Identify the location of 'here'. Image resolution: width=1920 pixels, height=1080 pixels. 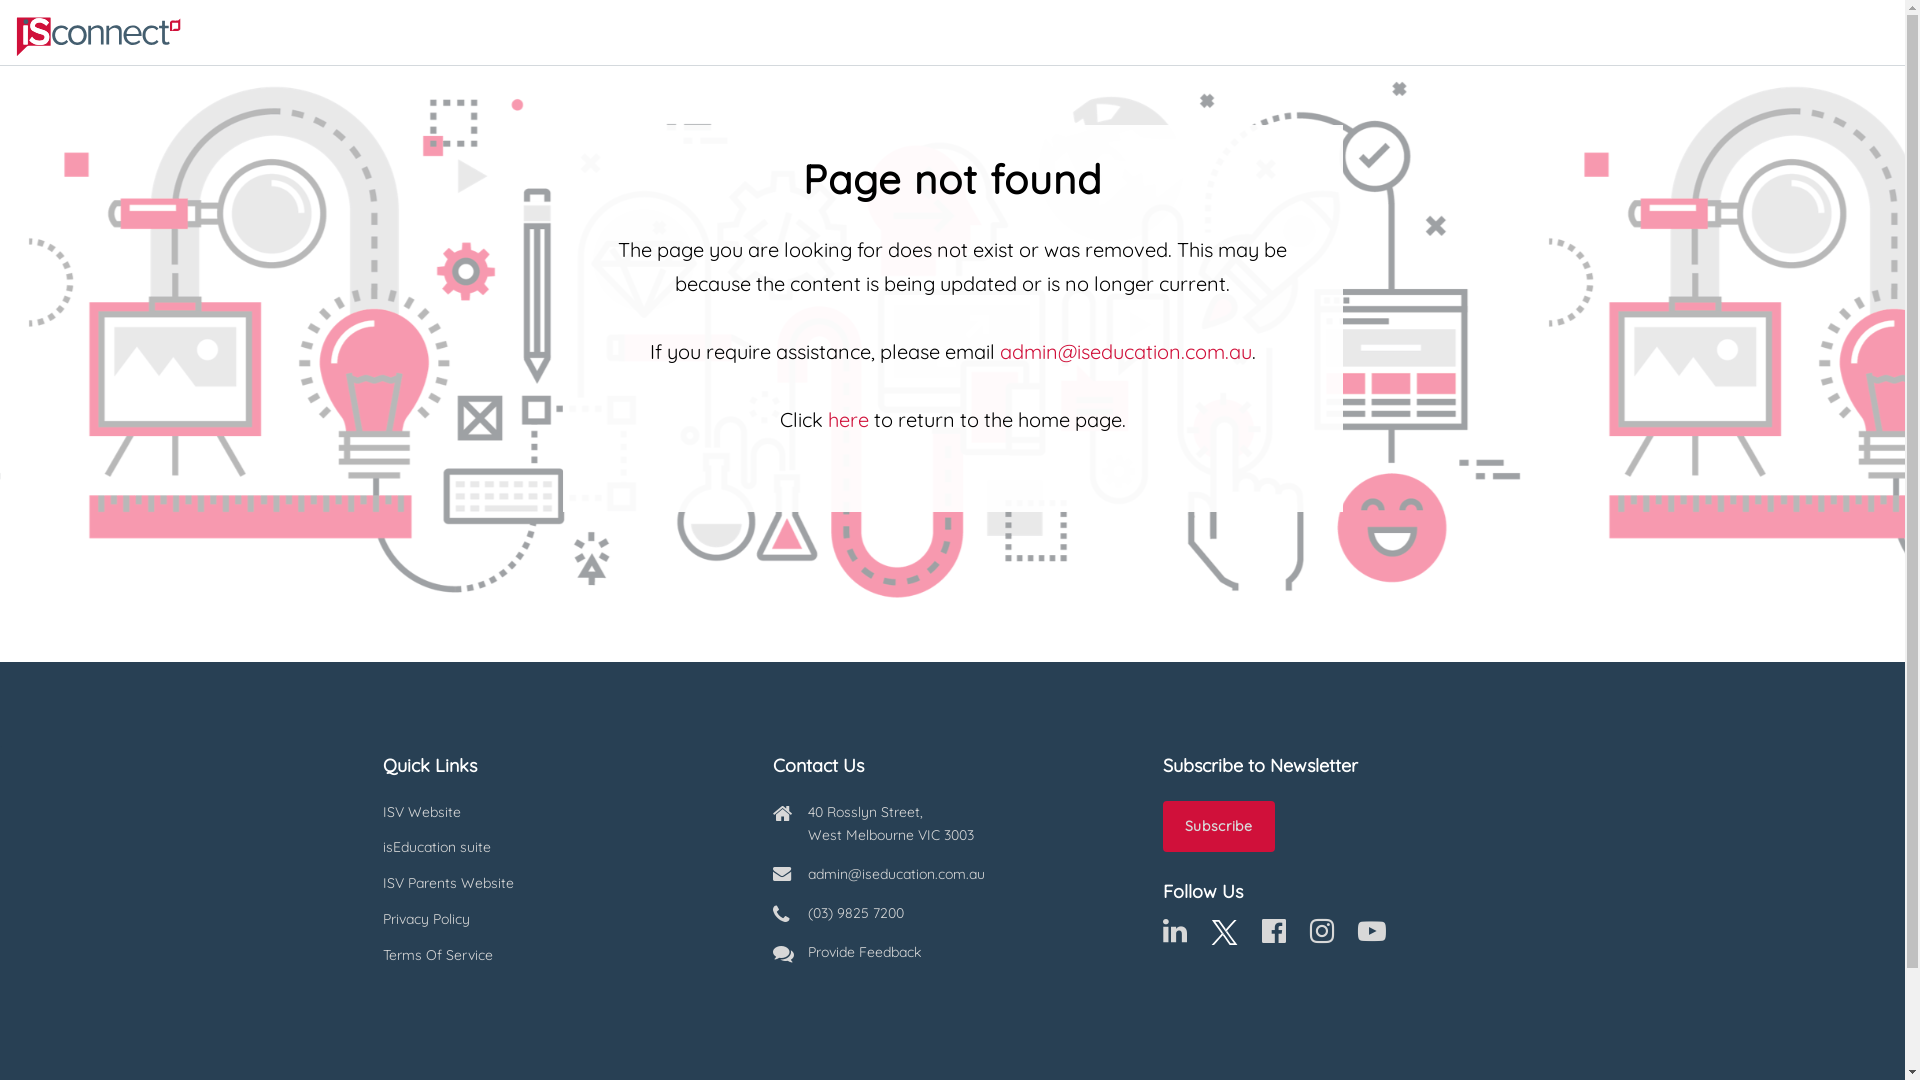
(848, 418).